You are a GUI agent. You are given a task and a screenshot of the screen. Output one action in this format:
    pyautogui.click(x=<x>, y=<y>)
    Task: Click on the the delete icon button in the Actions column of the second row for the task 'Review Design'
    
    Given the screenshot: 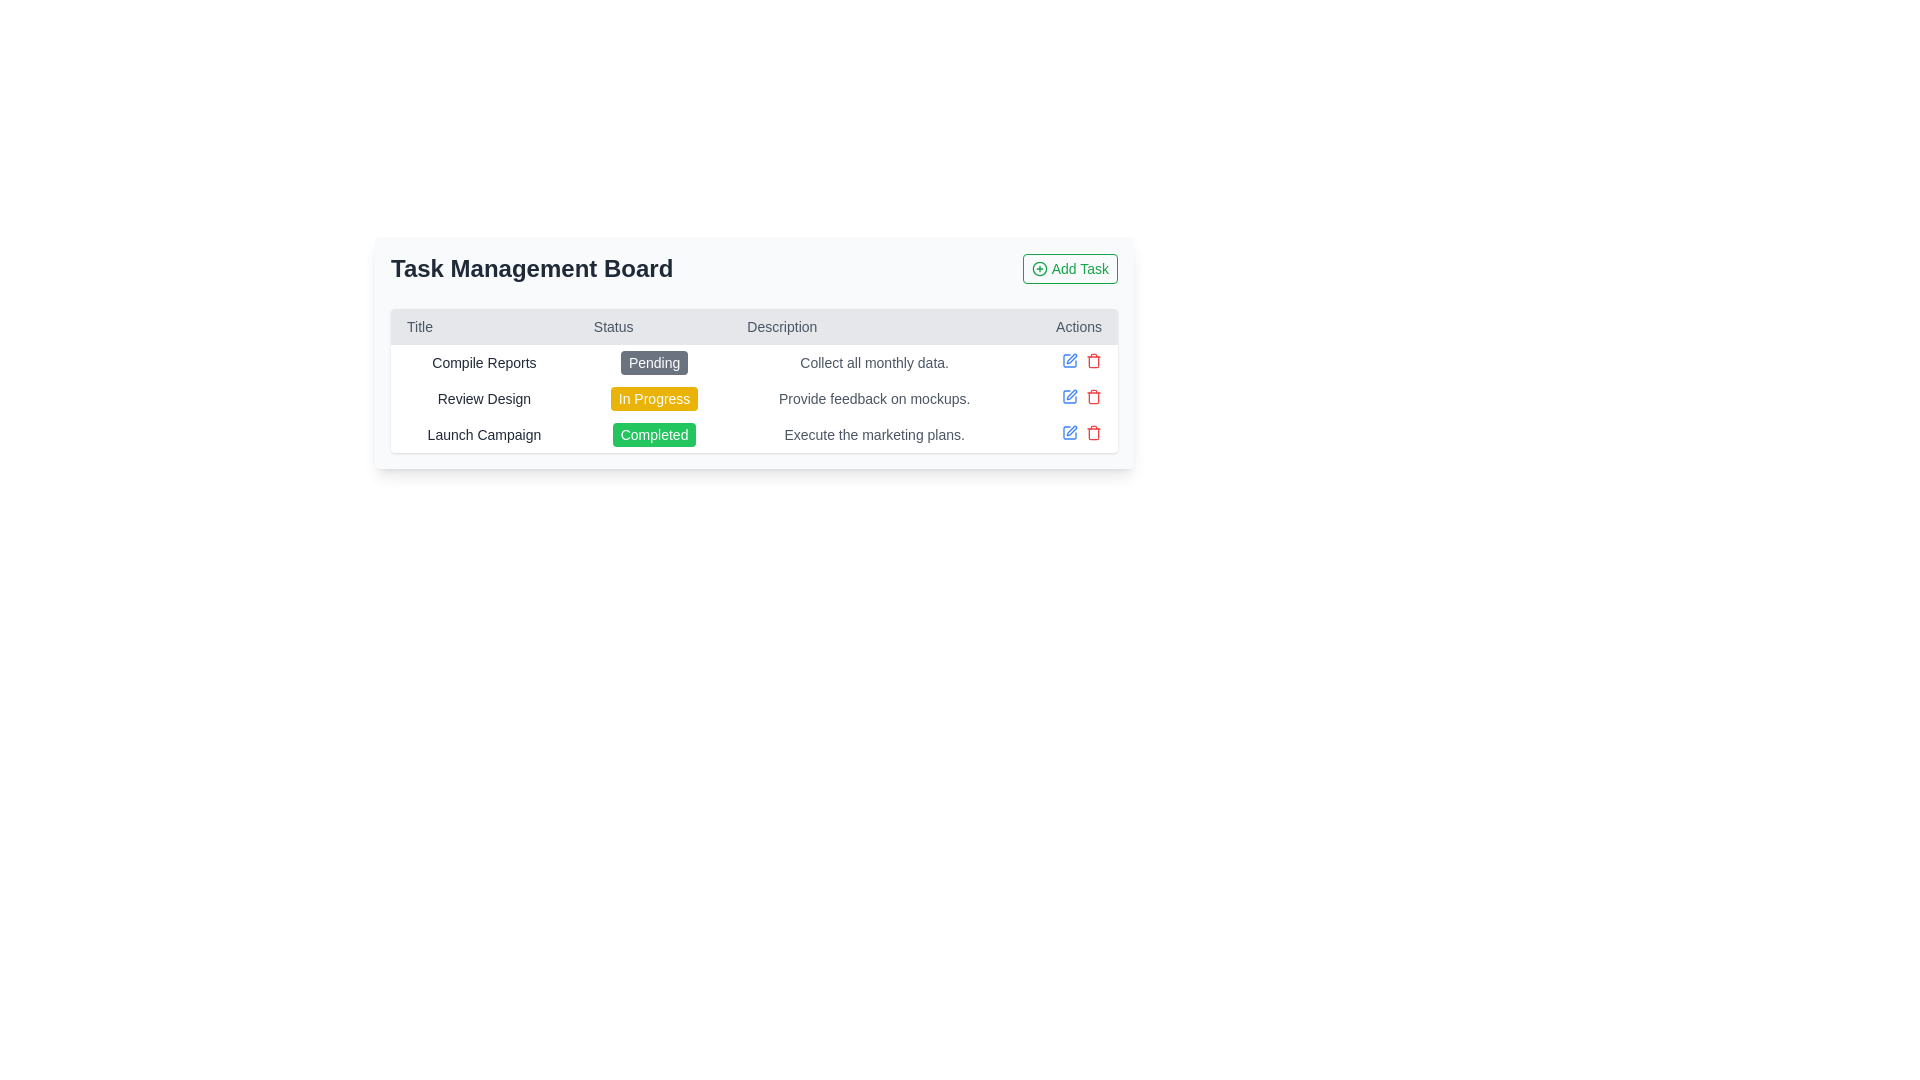 What is the action you would take?
    pyautogui.click(x=1093, y=361)
    